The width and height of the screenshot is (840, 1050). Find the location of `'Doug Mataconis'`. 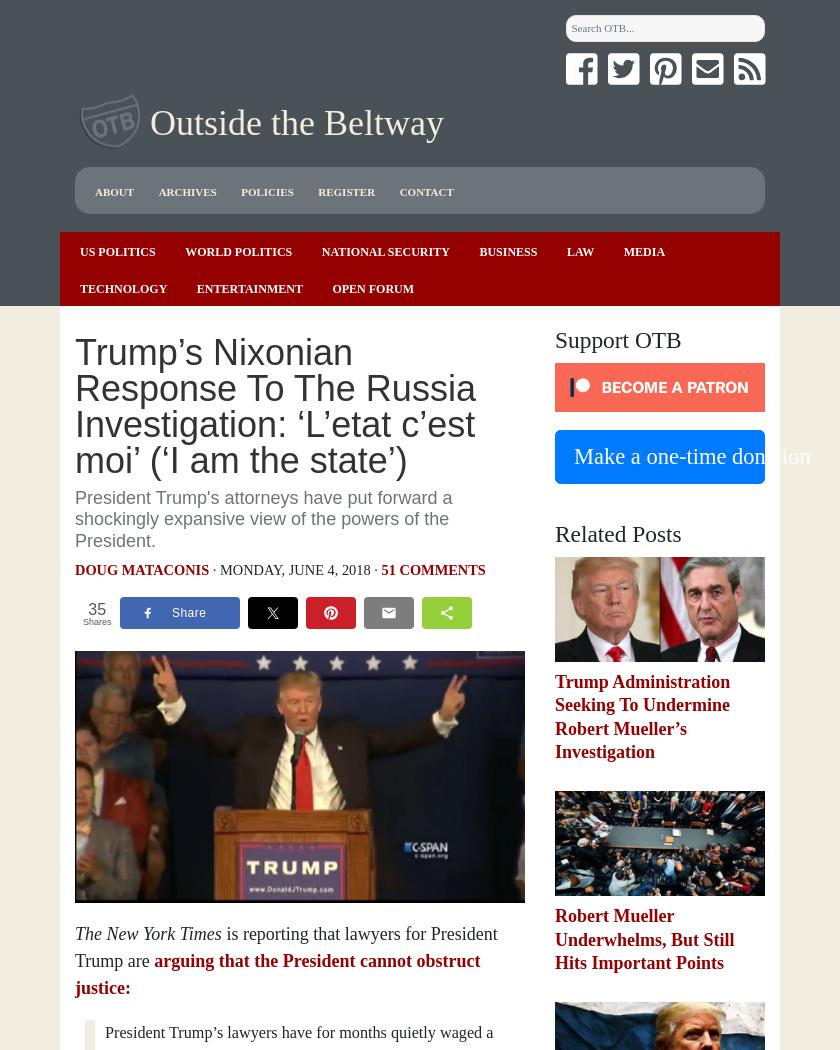

'Doug Mataconis' is located at coordinates (141, 569).